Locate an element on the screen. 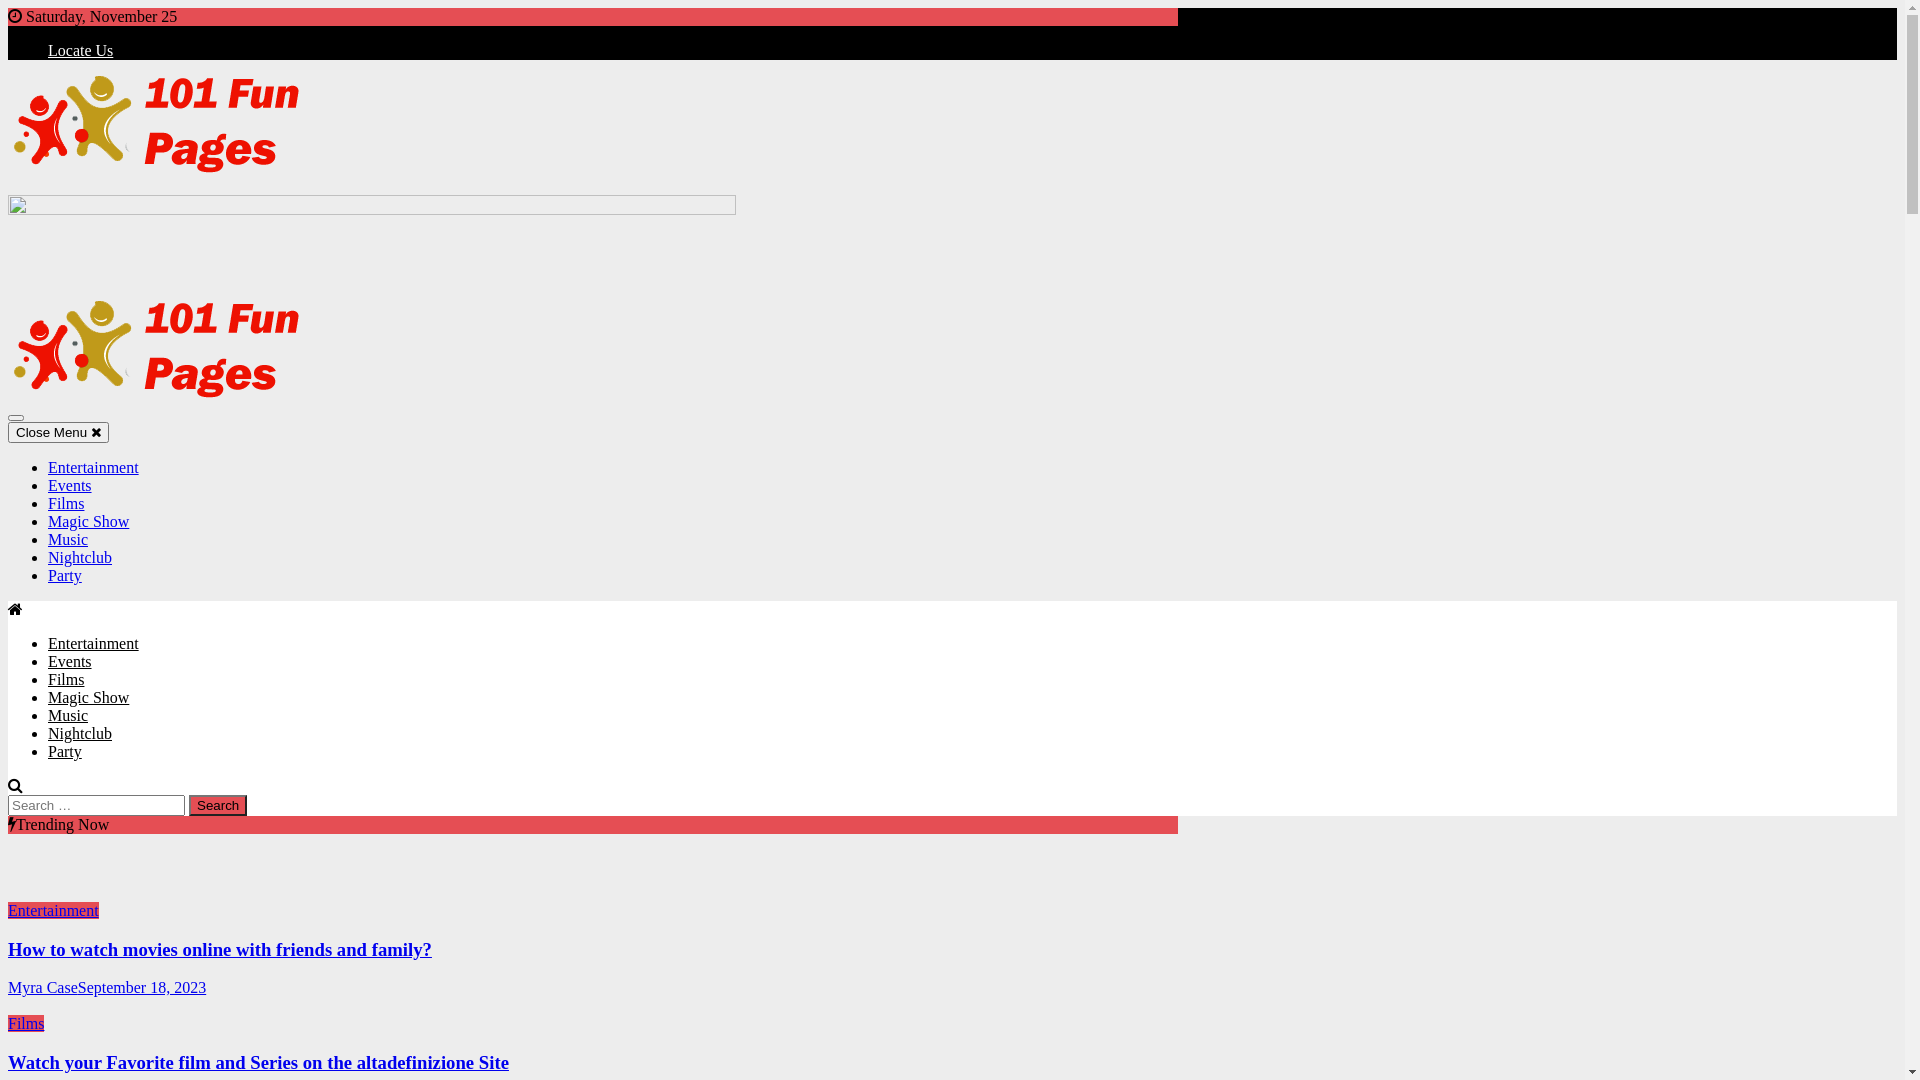 This screenshot has height=1080, width=1920. 'Films' is located at coordinates (66, 502).